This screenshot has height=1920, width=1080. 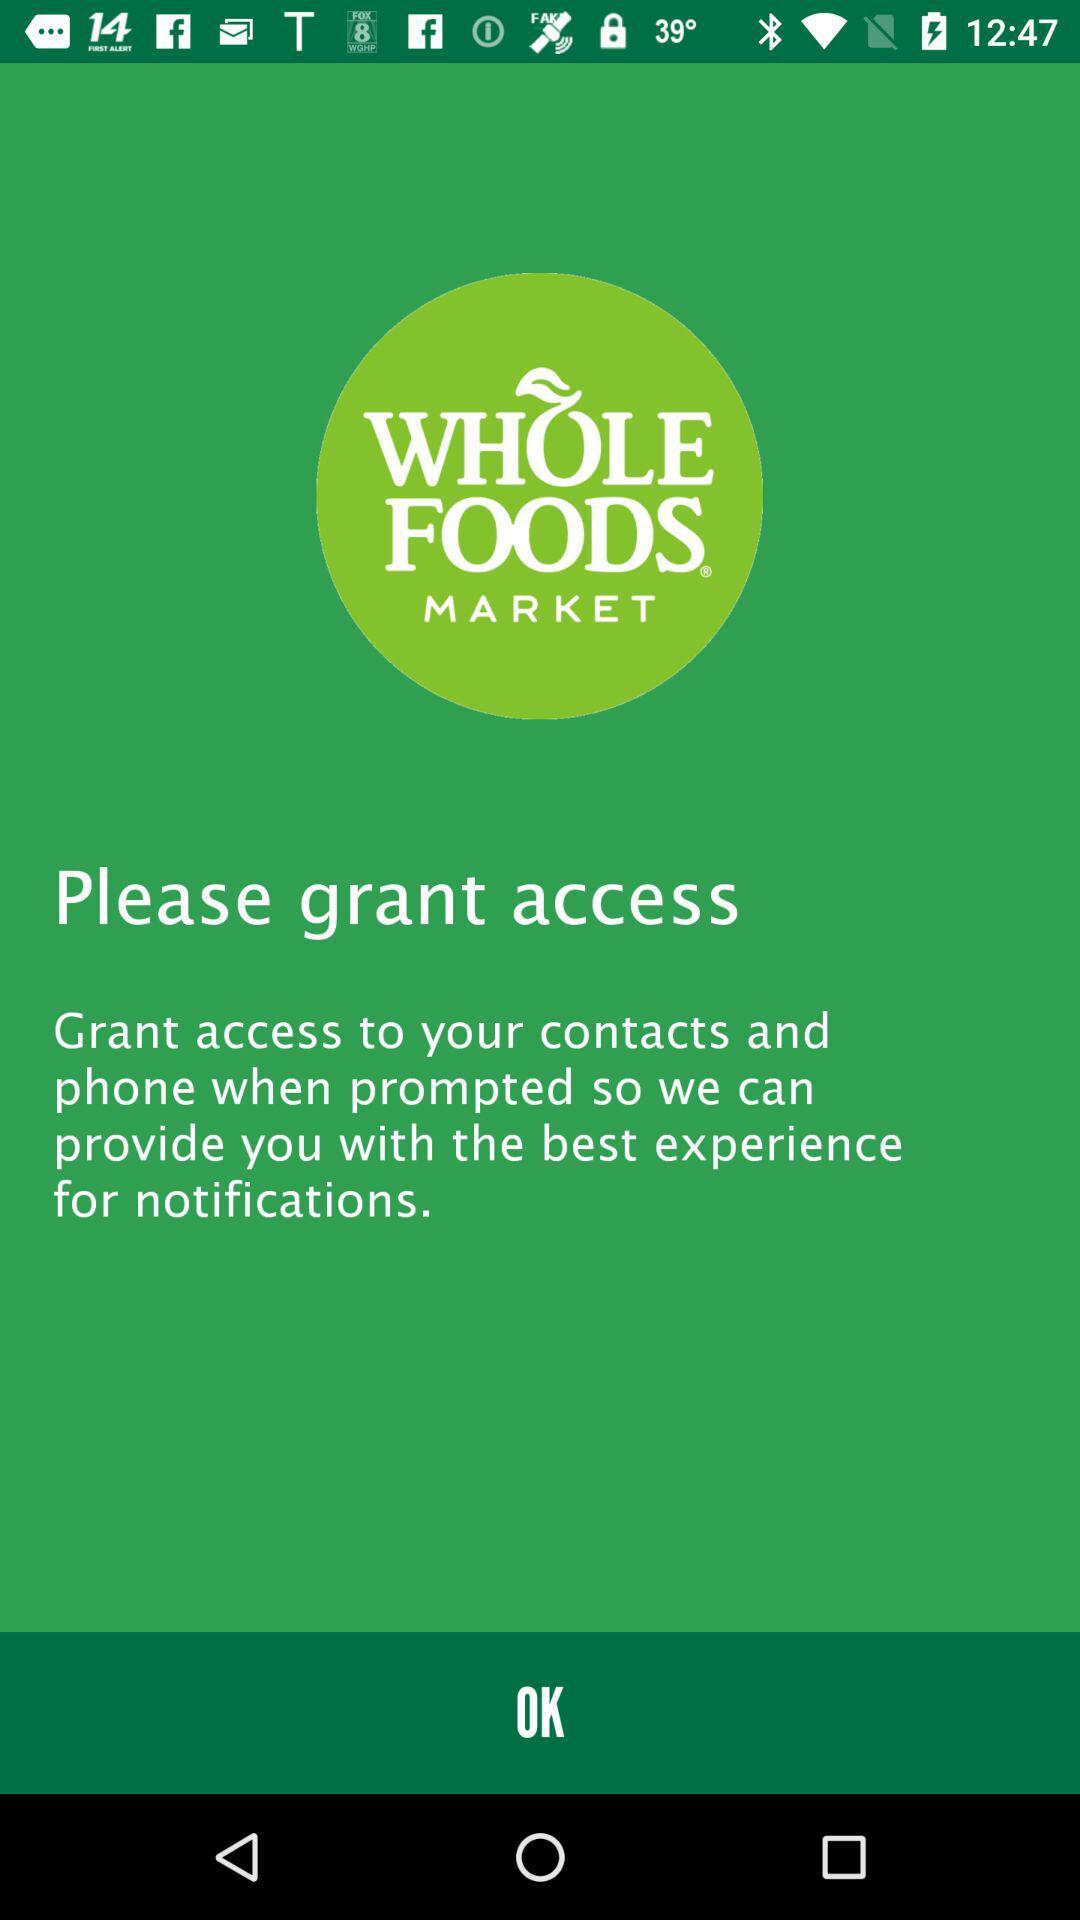 I want to click on the ok icon, so click(x=540, y=1712).